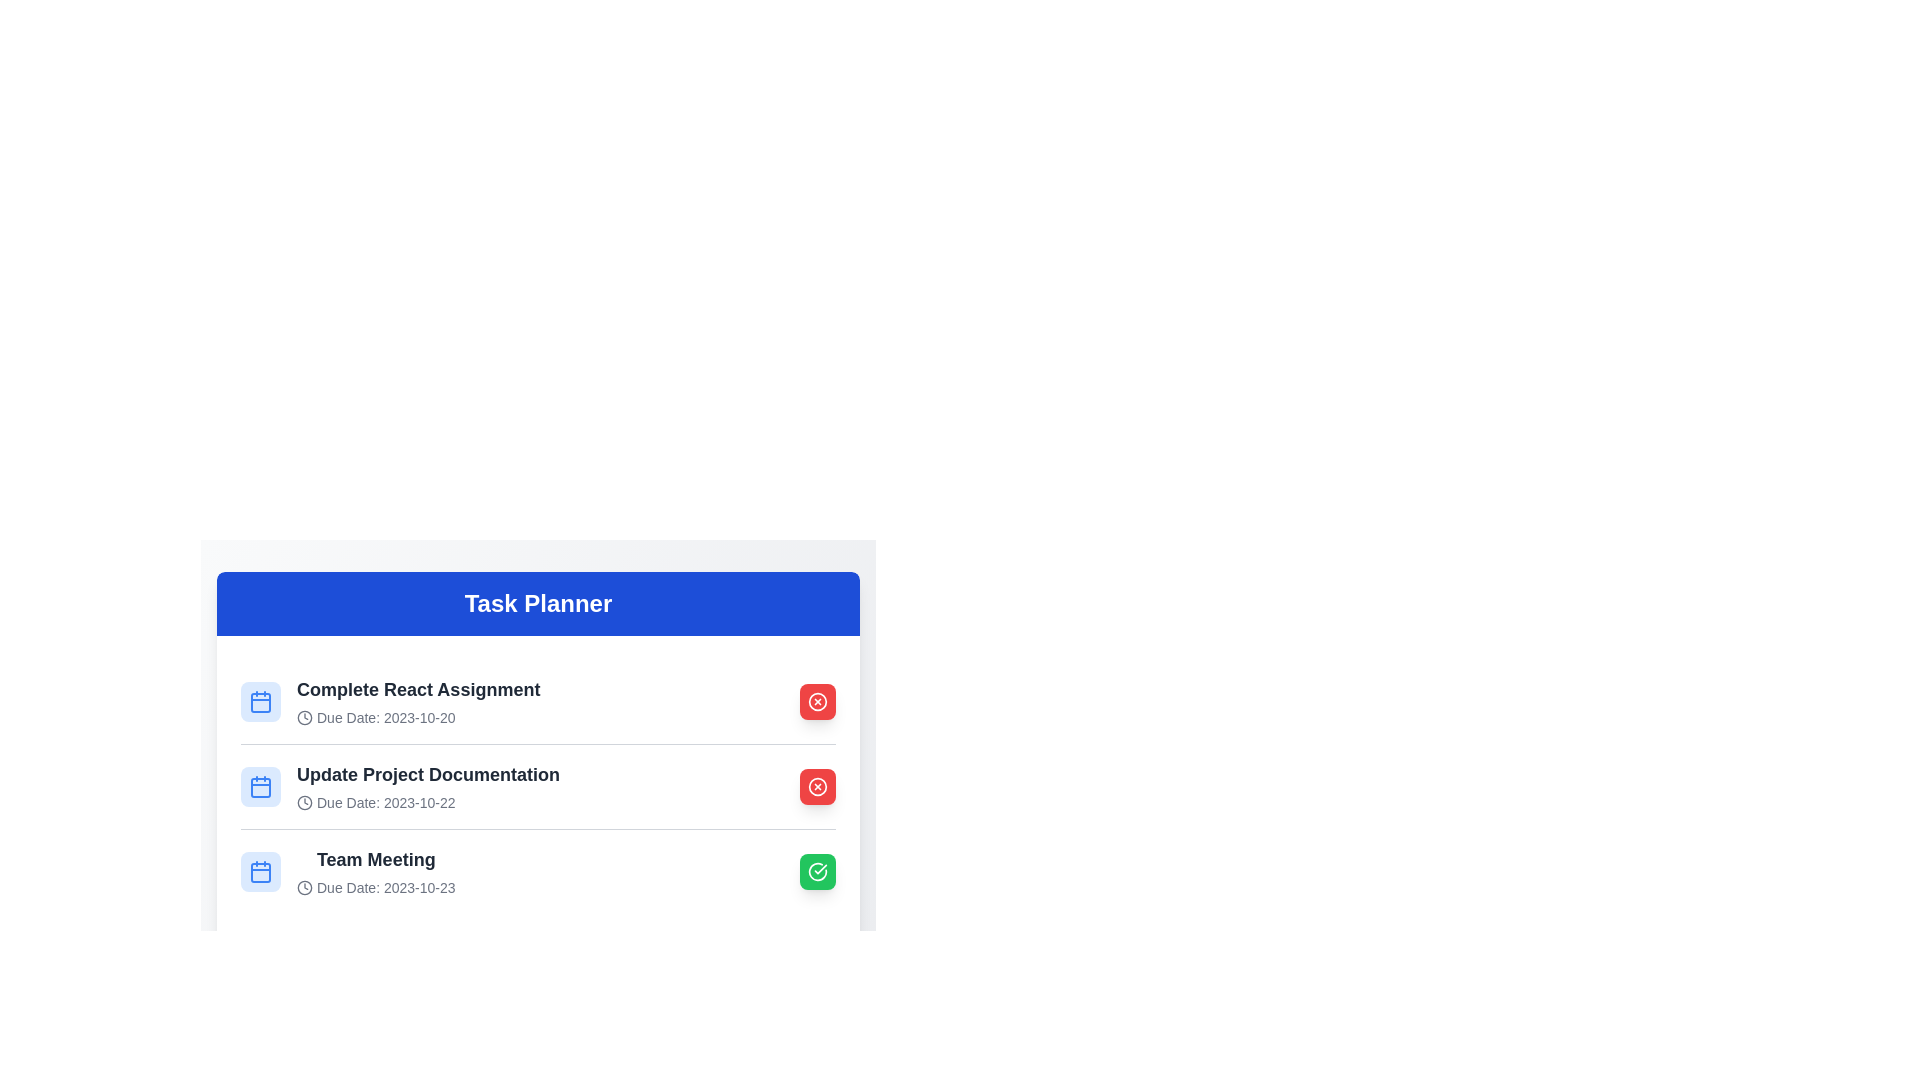 The height and width of the screenshot is (1080, 1920). I want to click on text of the Heading or Task Title located at the top of the Task Planner panel, which provides an overview of the task, so click(417, 689).